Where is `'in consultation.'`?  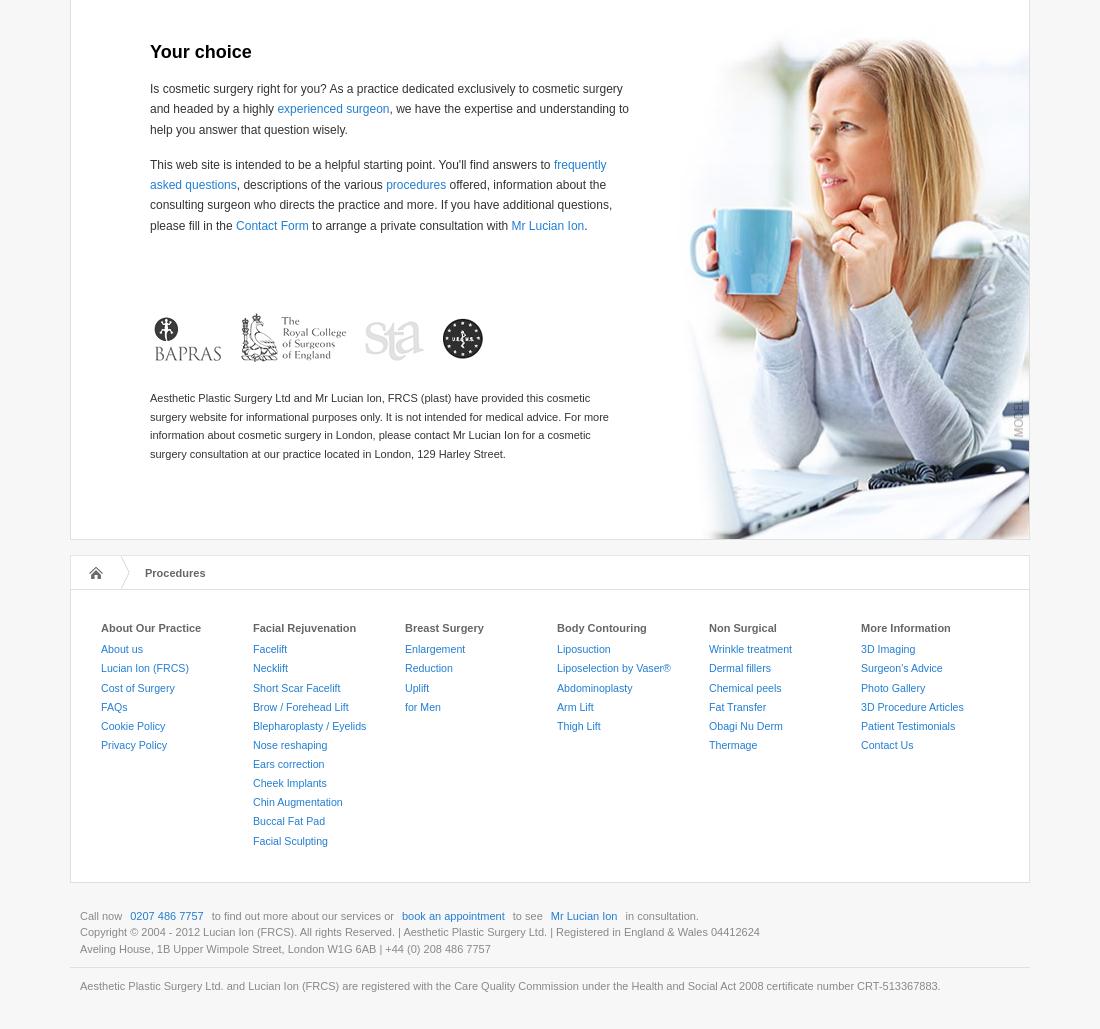 'in consultation.' is located at coordinates (660, 914).